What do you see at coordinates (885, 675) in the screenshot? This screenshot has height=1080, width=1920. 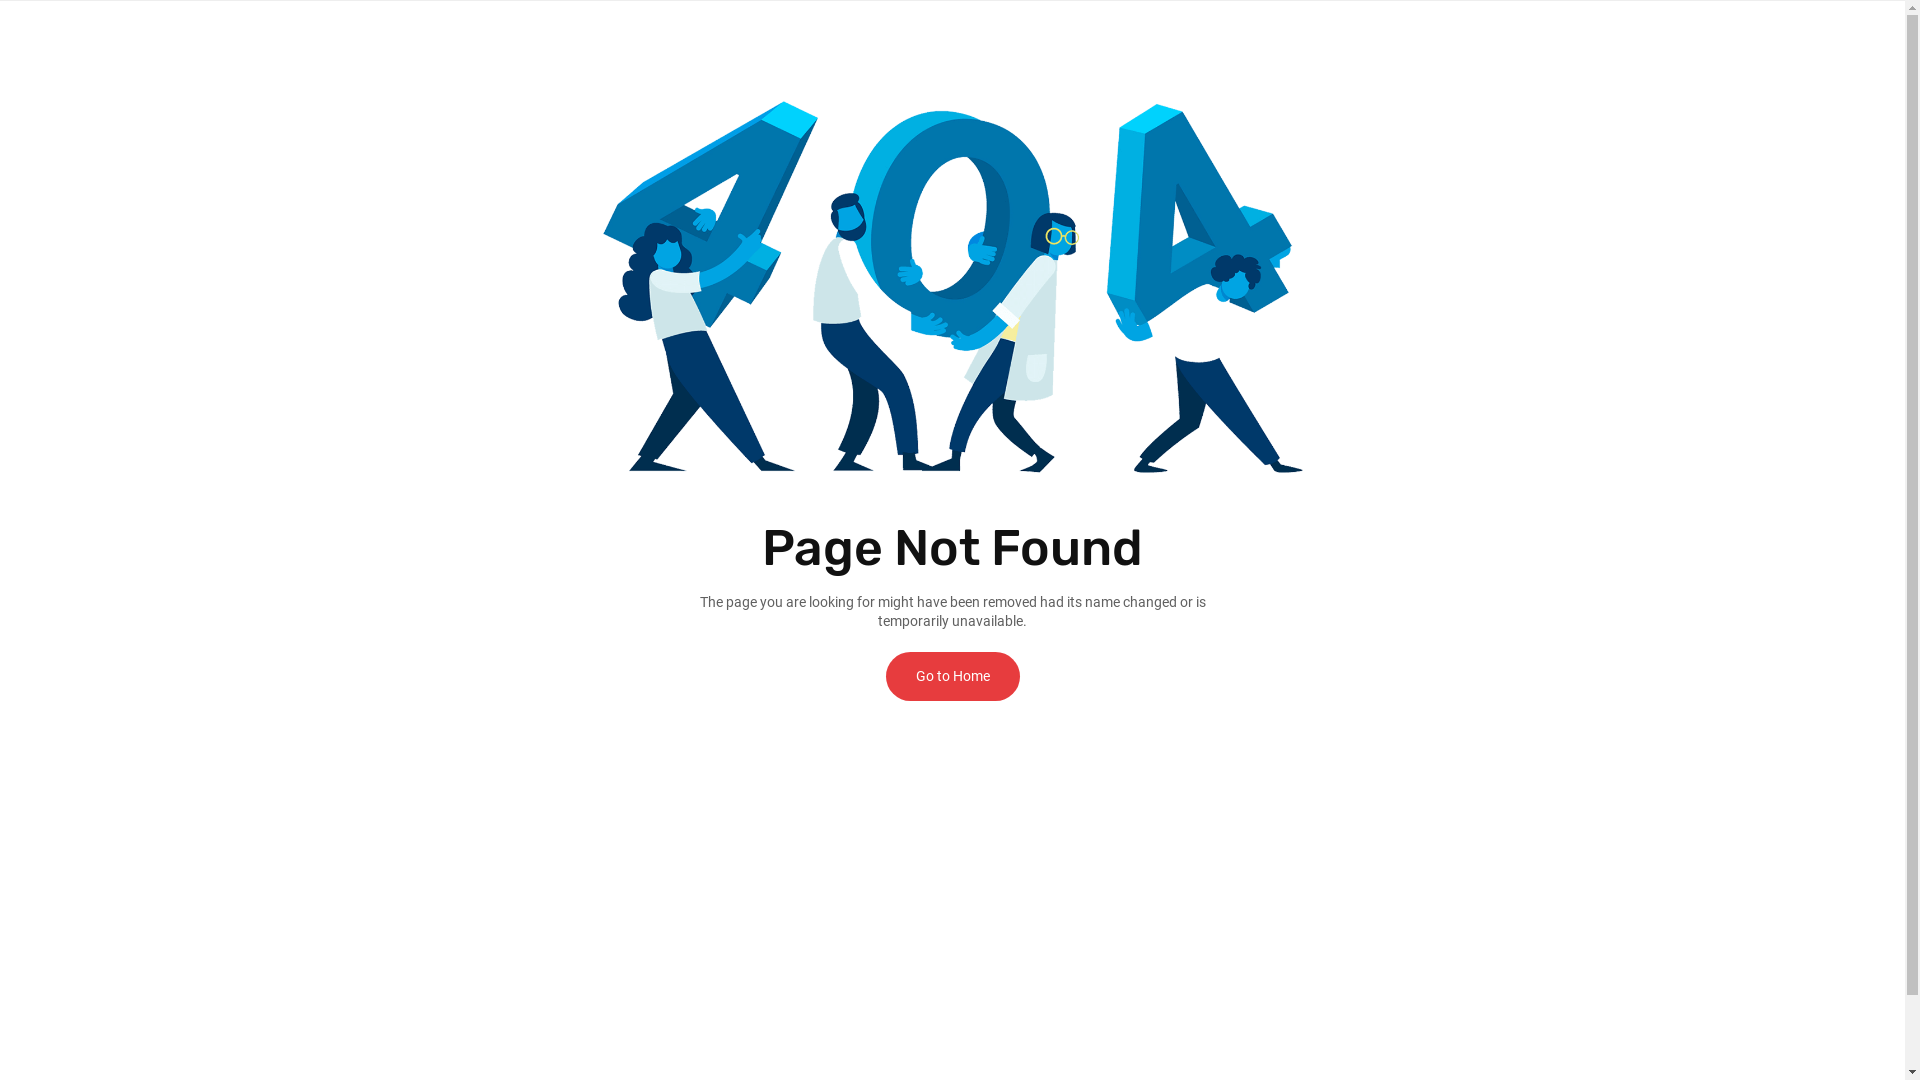 I see `'Go to Home'` at bounding box center [885, 675].